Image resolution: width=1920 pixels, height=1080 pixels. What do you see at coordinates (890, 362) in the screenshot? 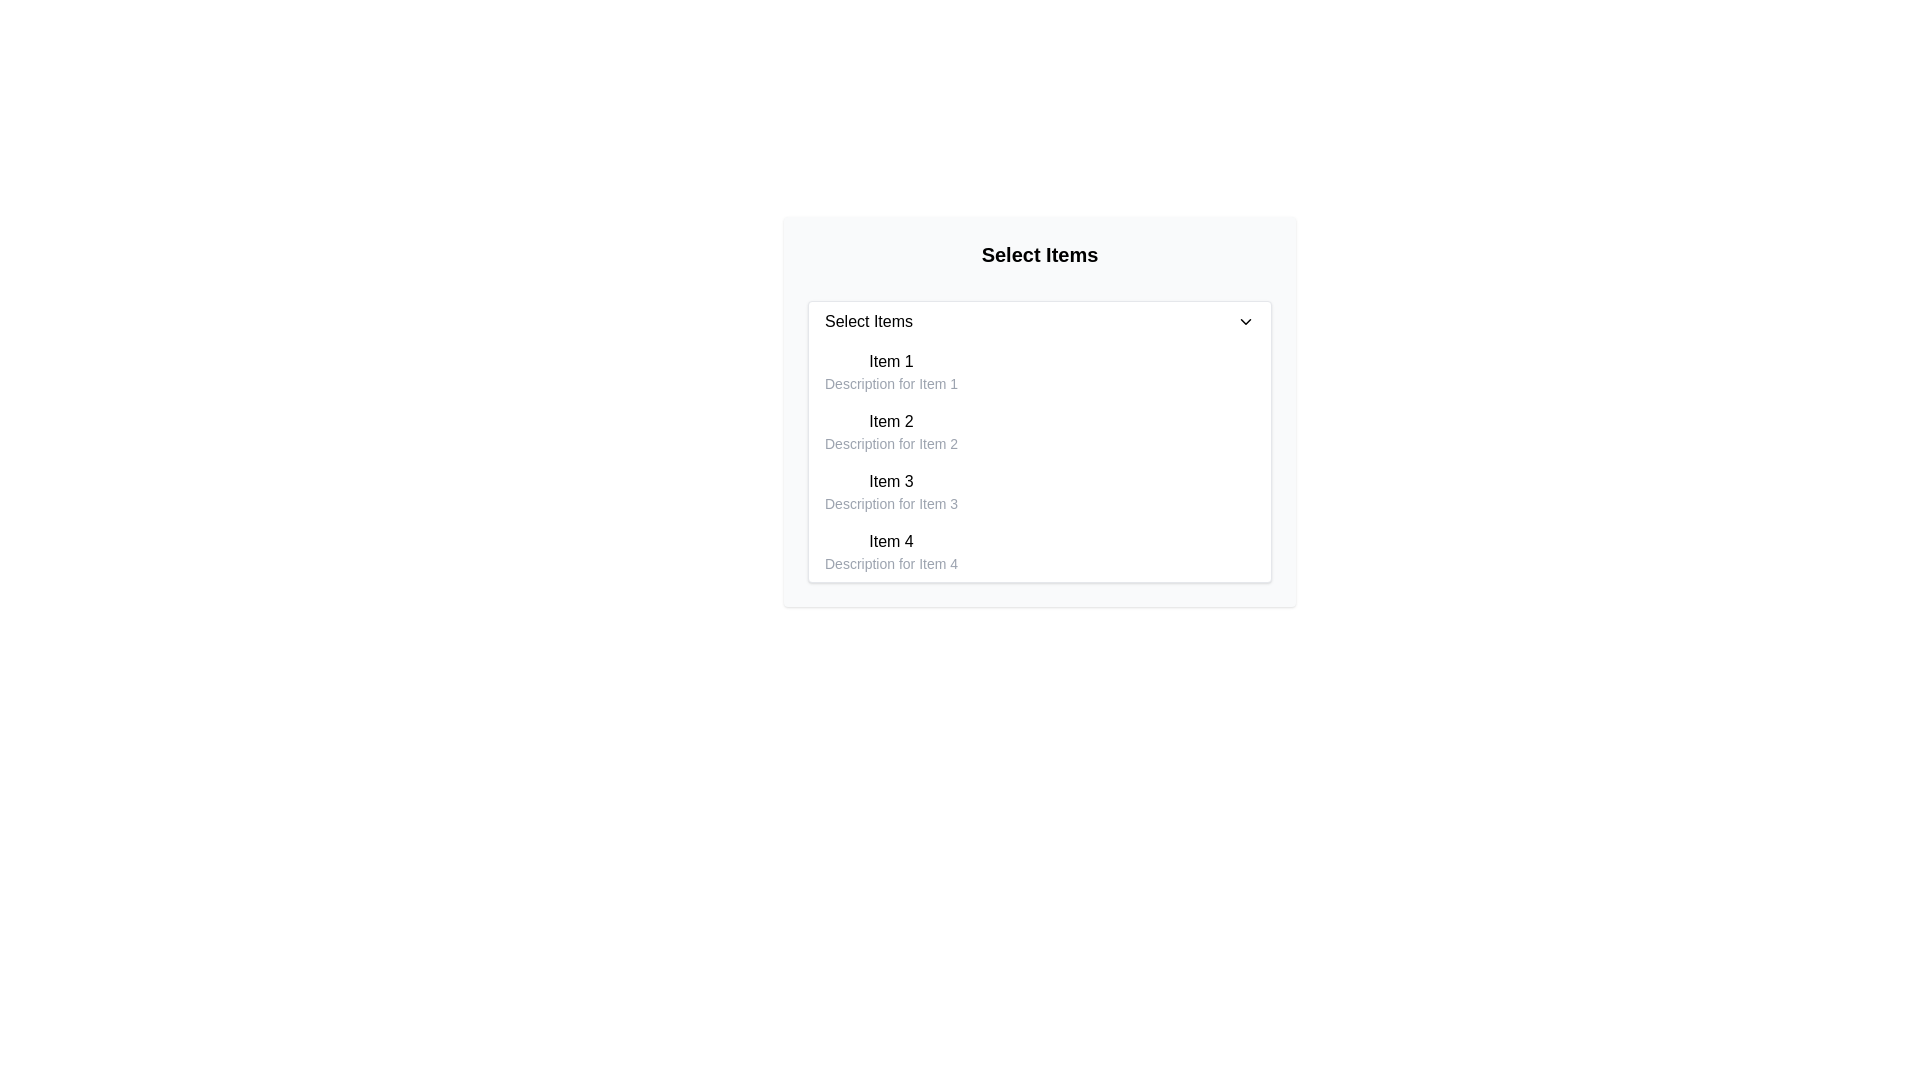
I see `the bold textual heading labeled 'Item 1' which is the first item in a dropdown list, positioned directly above its description text 'Description for Item 1'` at bounding box center [890, 362].